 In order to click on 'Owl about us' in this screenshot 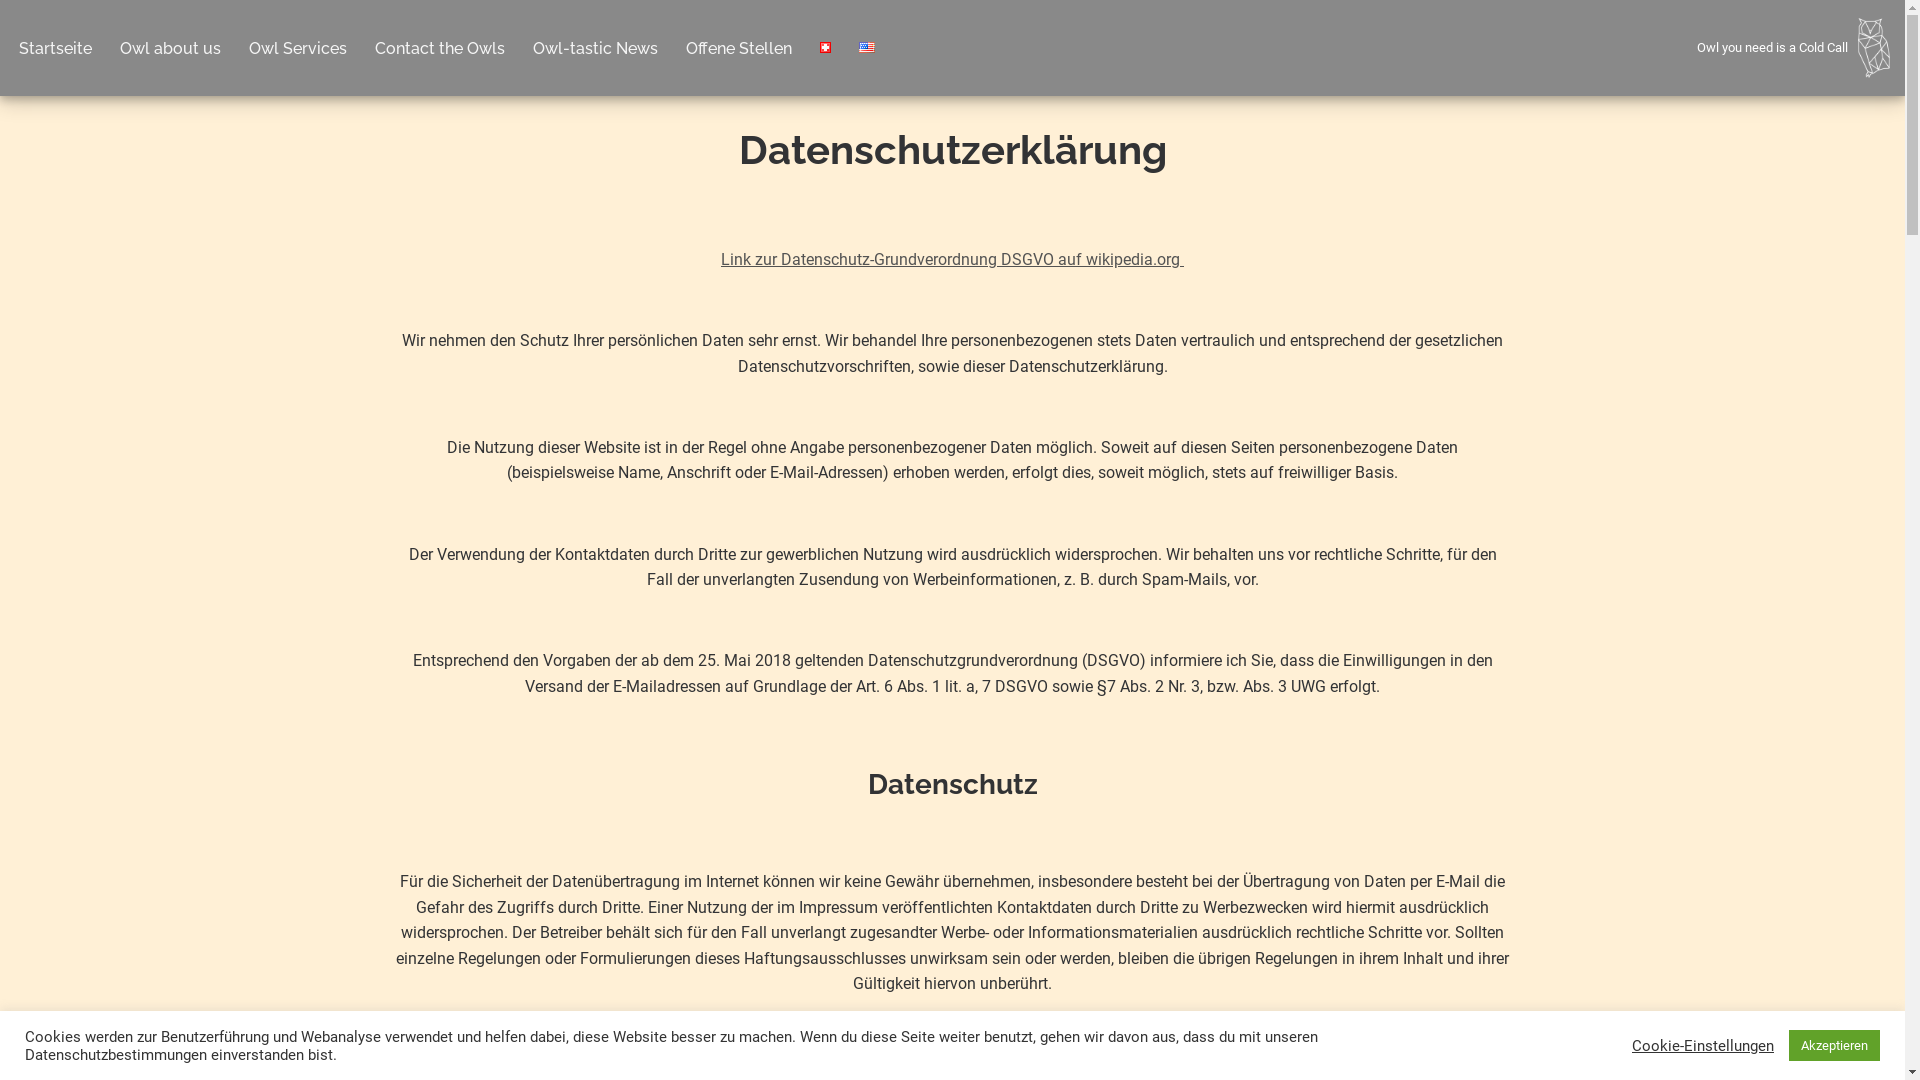, I will do `click(170, 47)`.